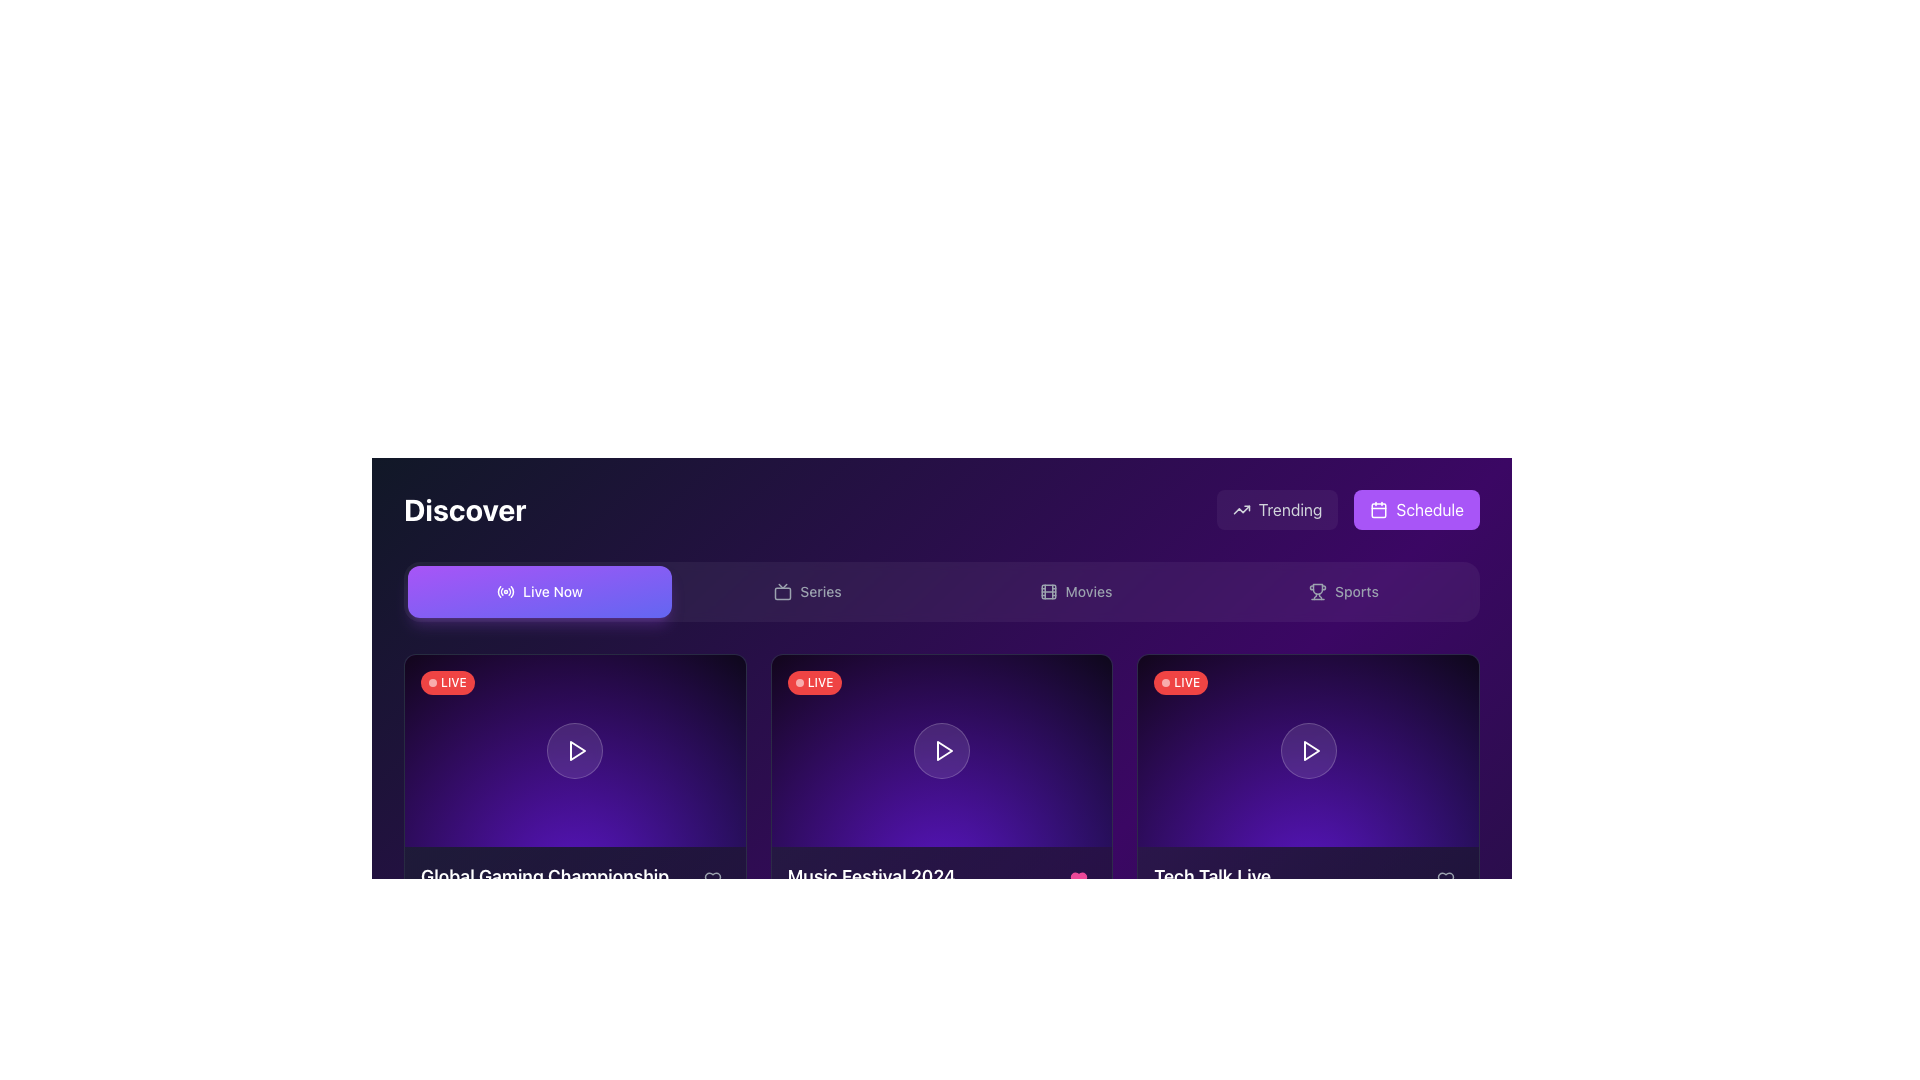  Describe the element at coordinates (1240, 508) in the screenshot. I see `graphical indicator icon within the SVG component associated with the 'Trending' button located in the upper-right portion of the interface` at that location.